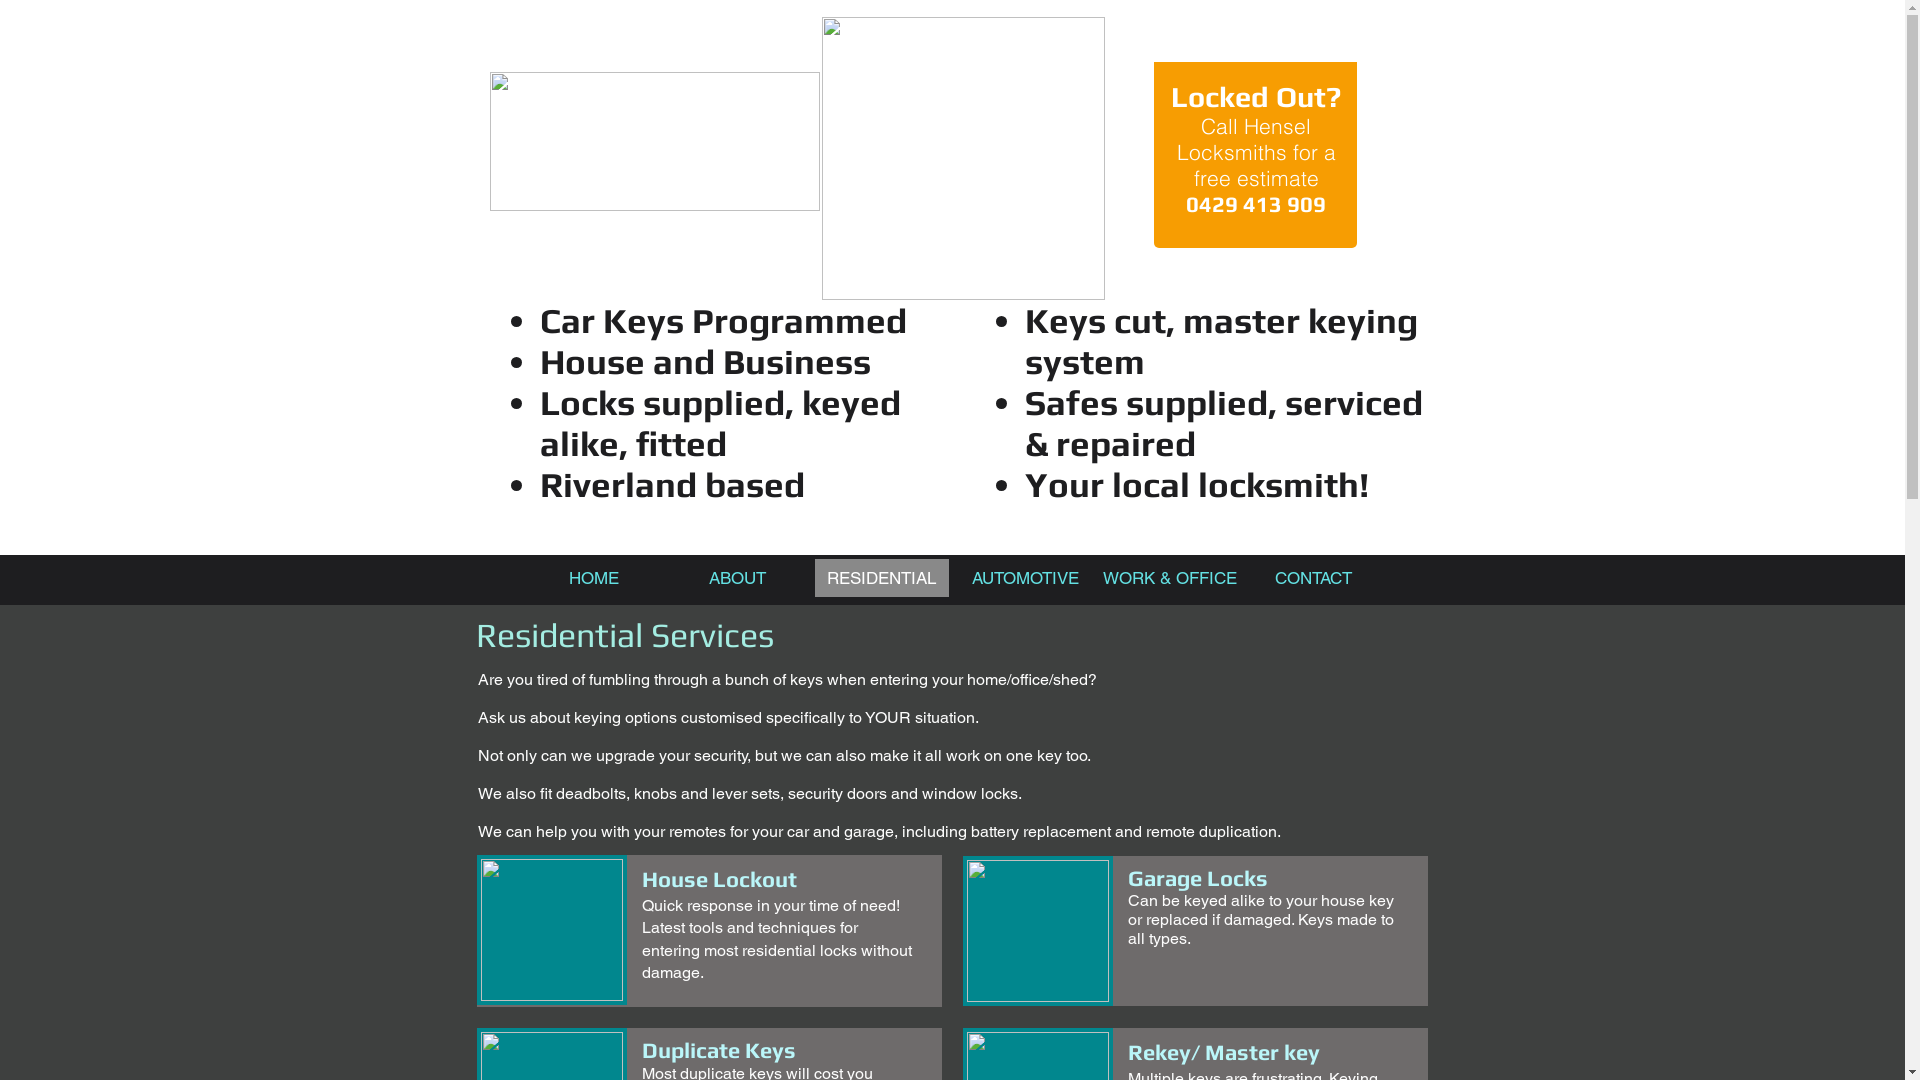 This screenshot has width=1920, height=1080. I want to click on 'ABOUT', so click(736, 578).